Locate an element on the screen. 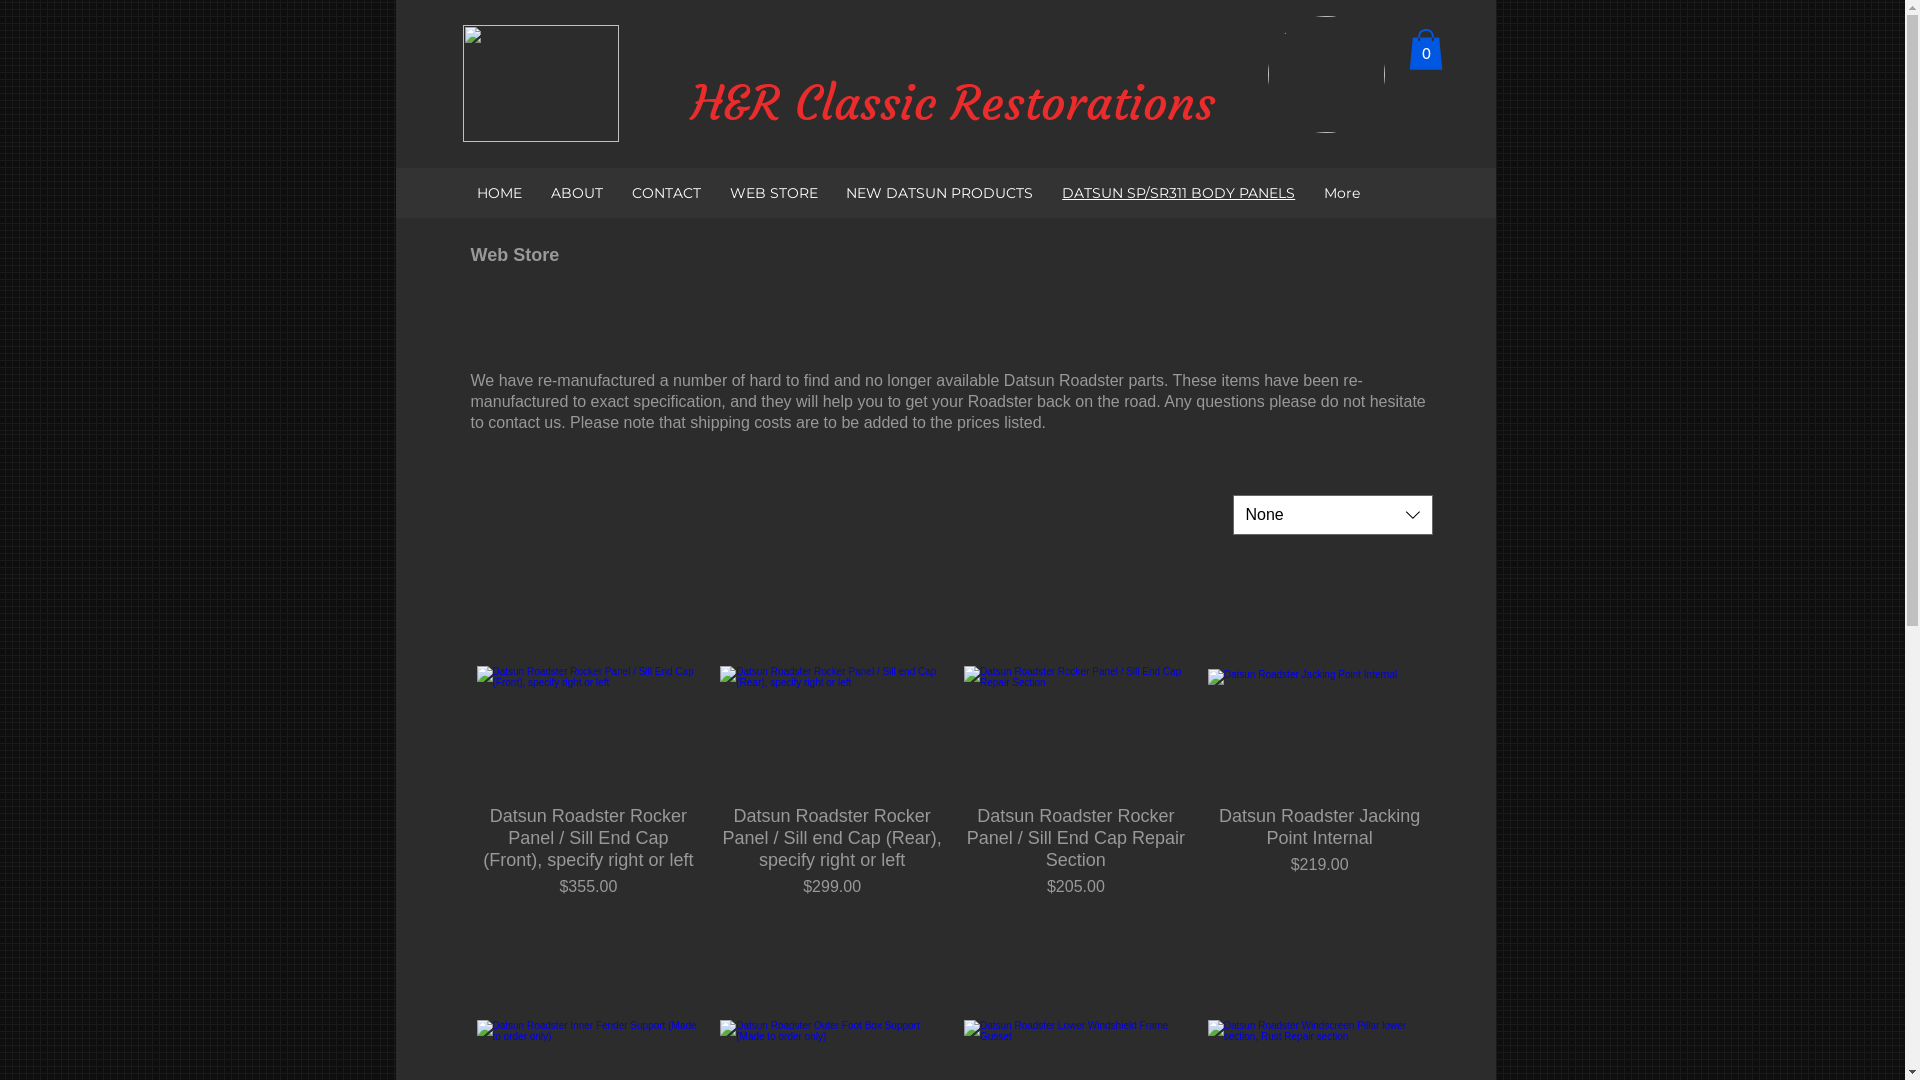 The height and width of the screenshot is (1080, 1920). 'WEB STORE' is located at coordinates (772, 192).